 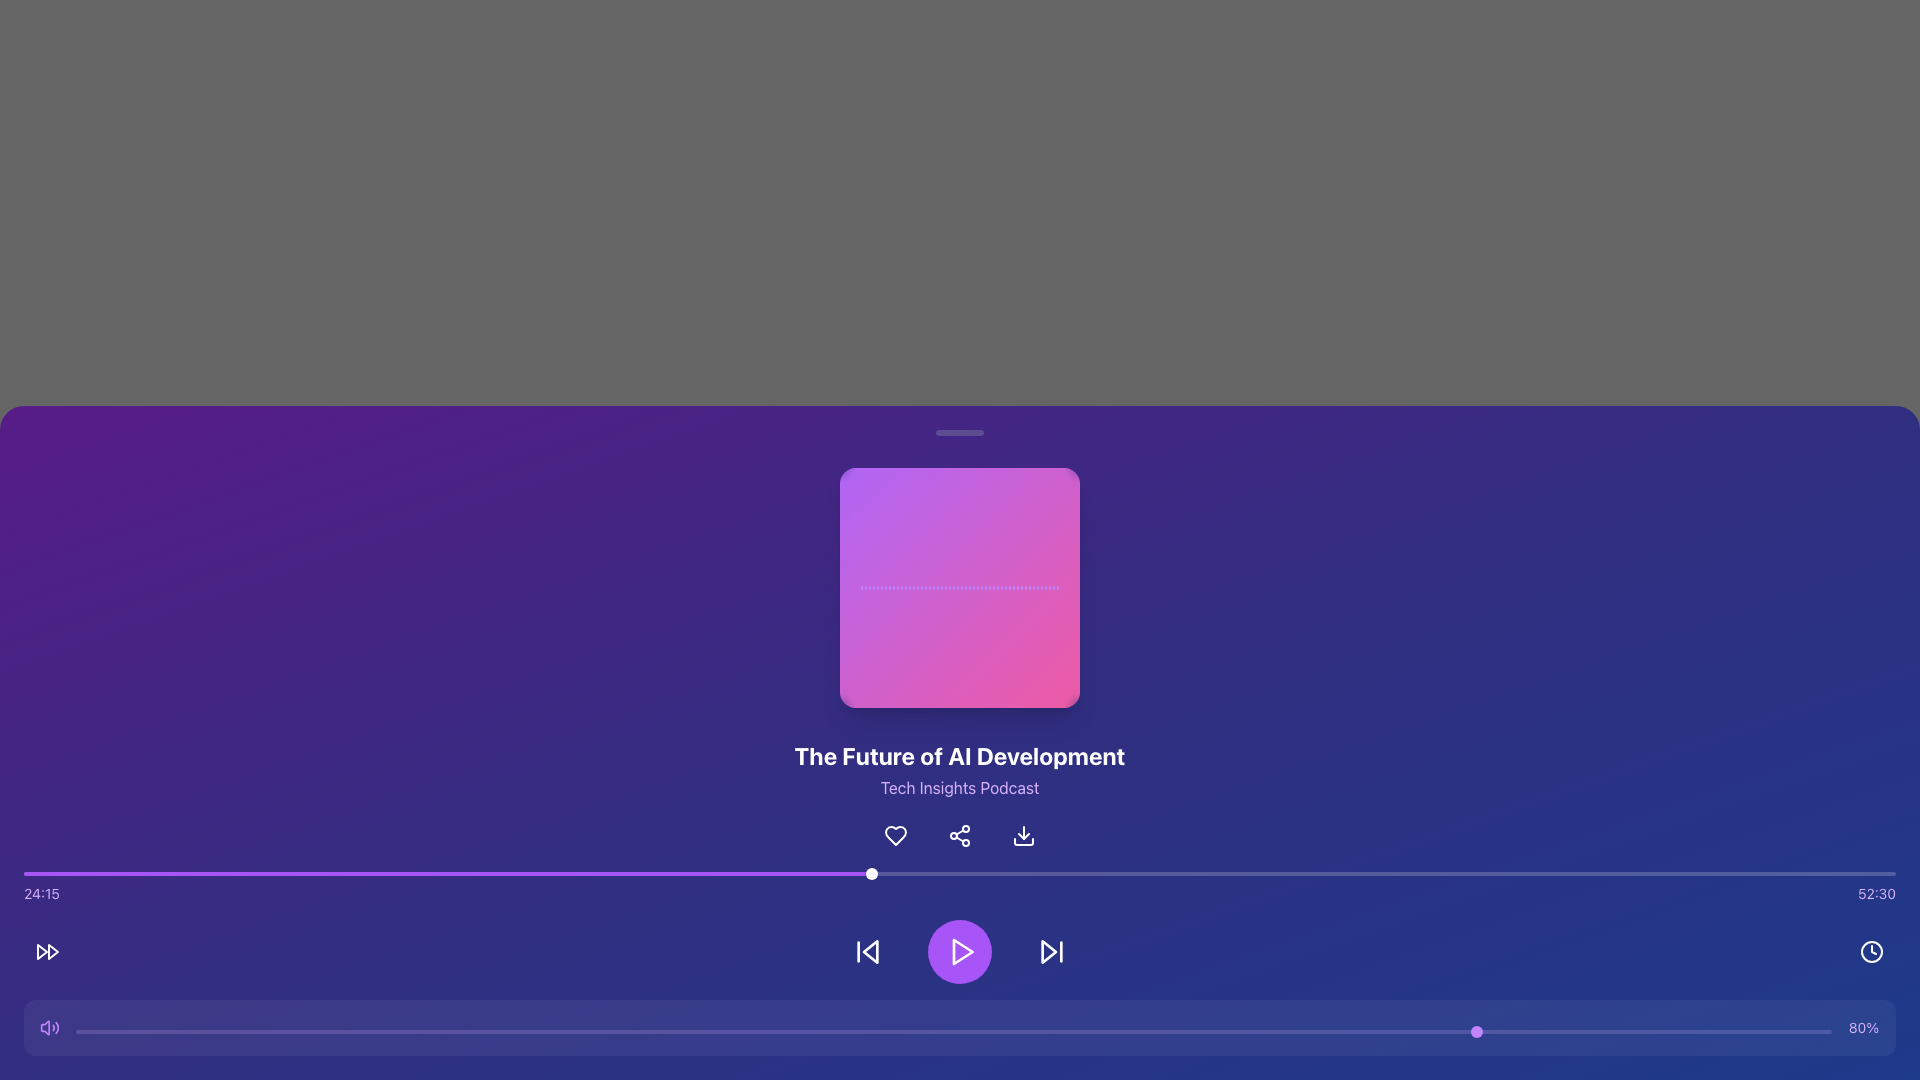 What do you see at coordinates (1875, 893) in the screenshot?
I see `the value displayed in the text label that shows the total duration of the audio or video file, located in the bottom-right corner of the media control interface` at bounding box center [1875, 893].